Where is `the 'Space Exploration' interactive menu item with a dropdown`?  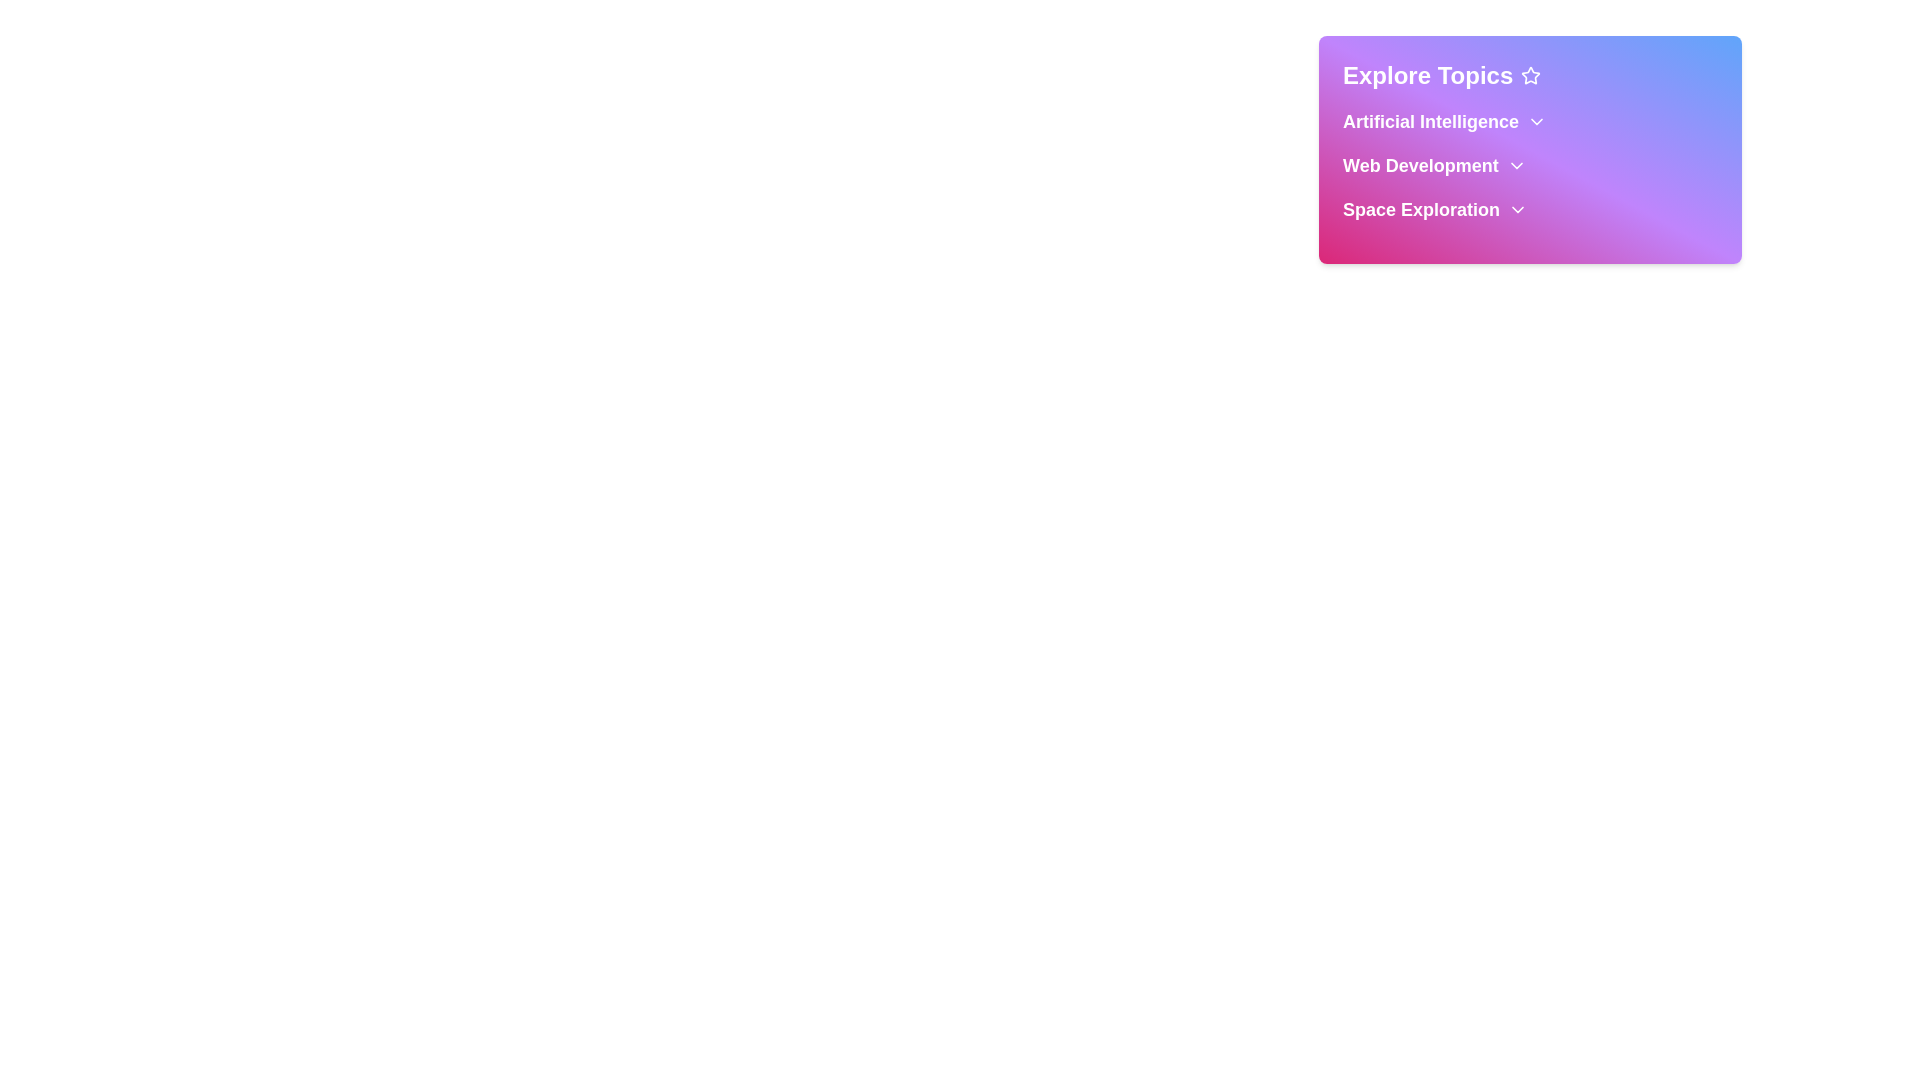 the 'Space Exploration' interactive menu item with a dropdown is located at coordinates (1529, 209).